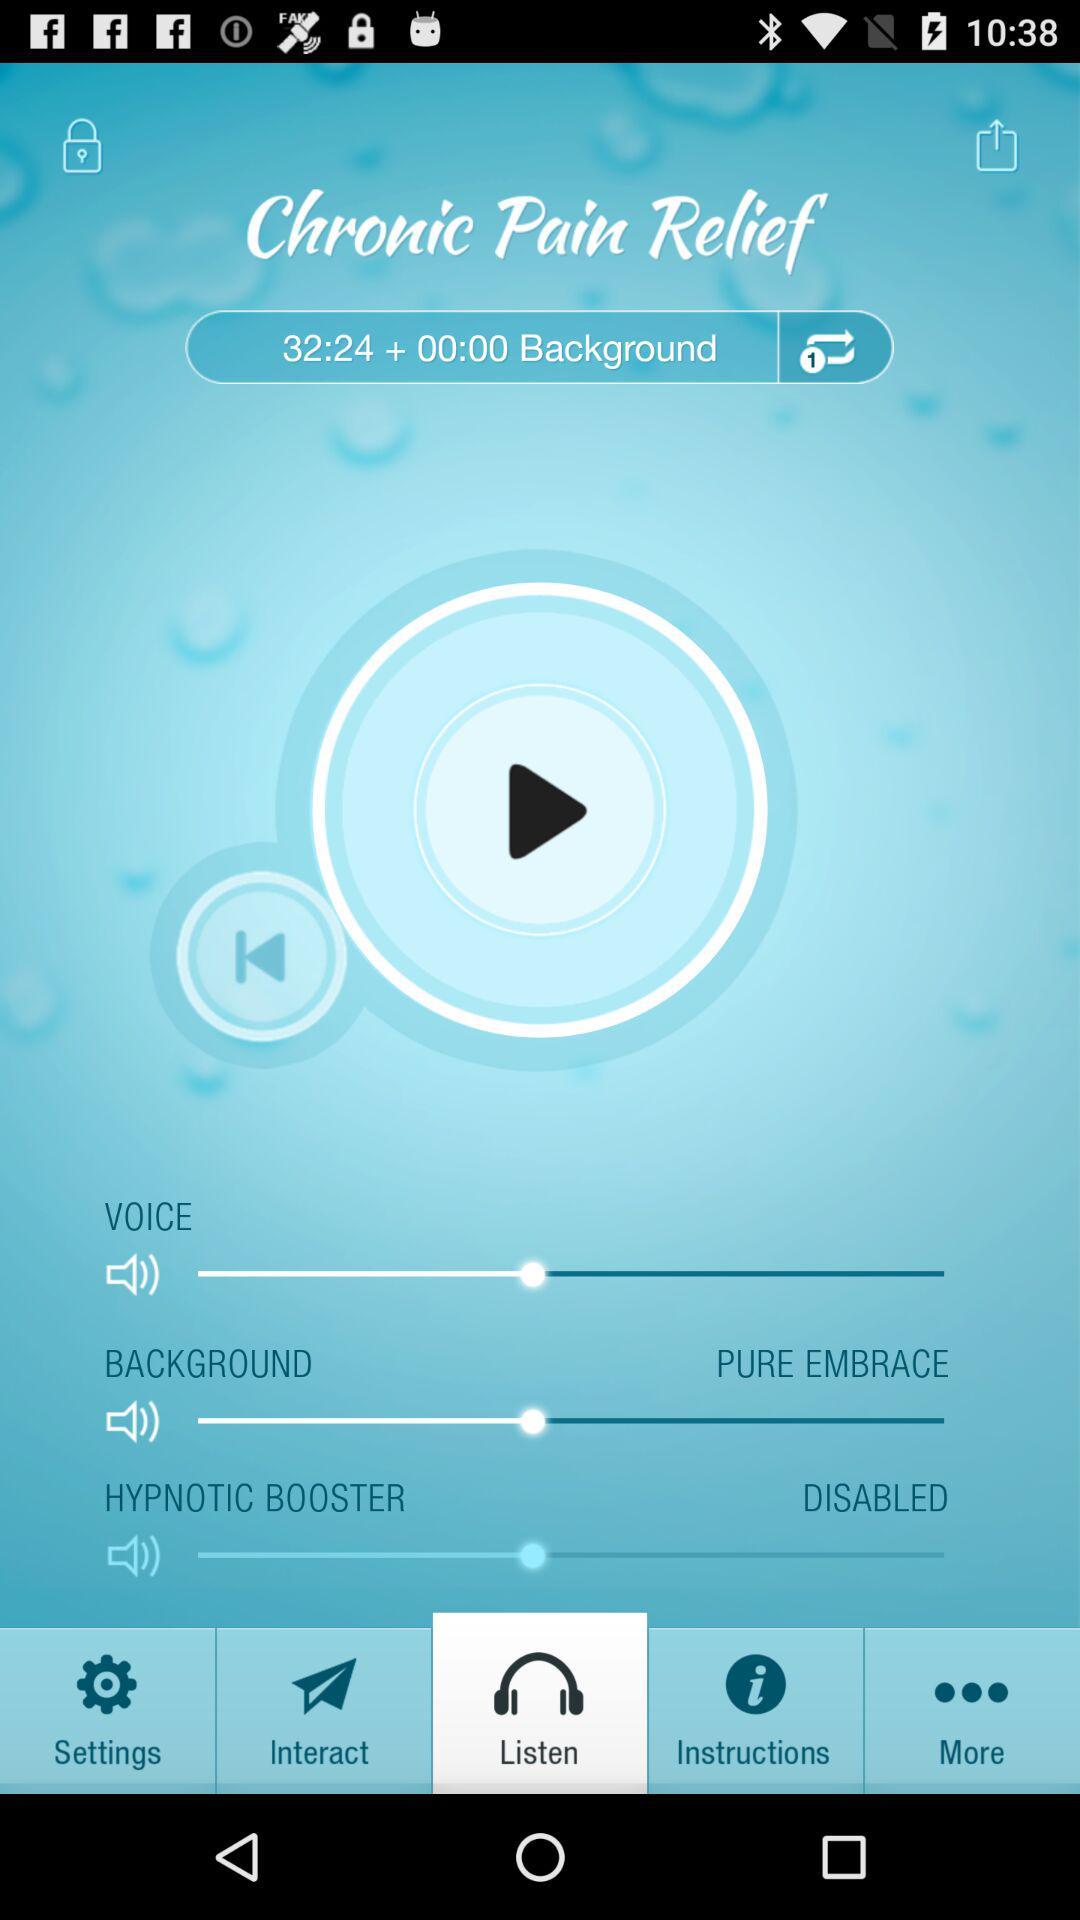  What do you see at coordinates (323, 1821) in the screenshot?
I see `the send icon` at bounding box center [323, 1821].